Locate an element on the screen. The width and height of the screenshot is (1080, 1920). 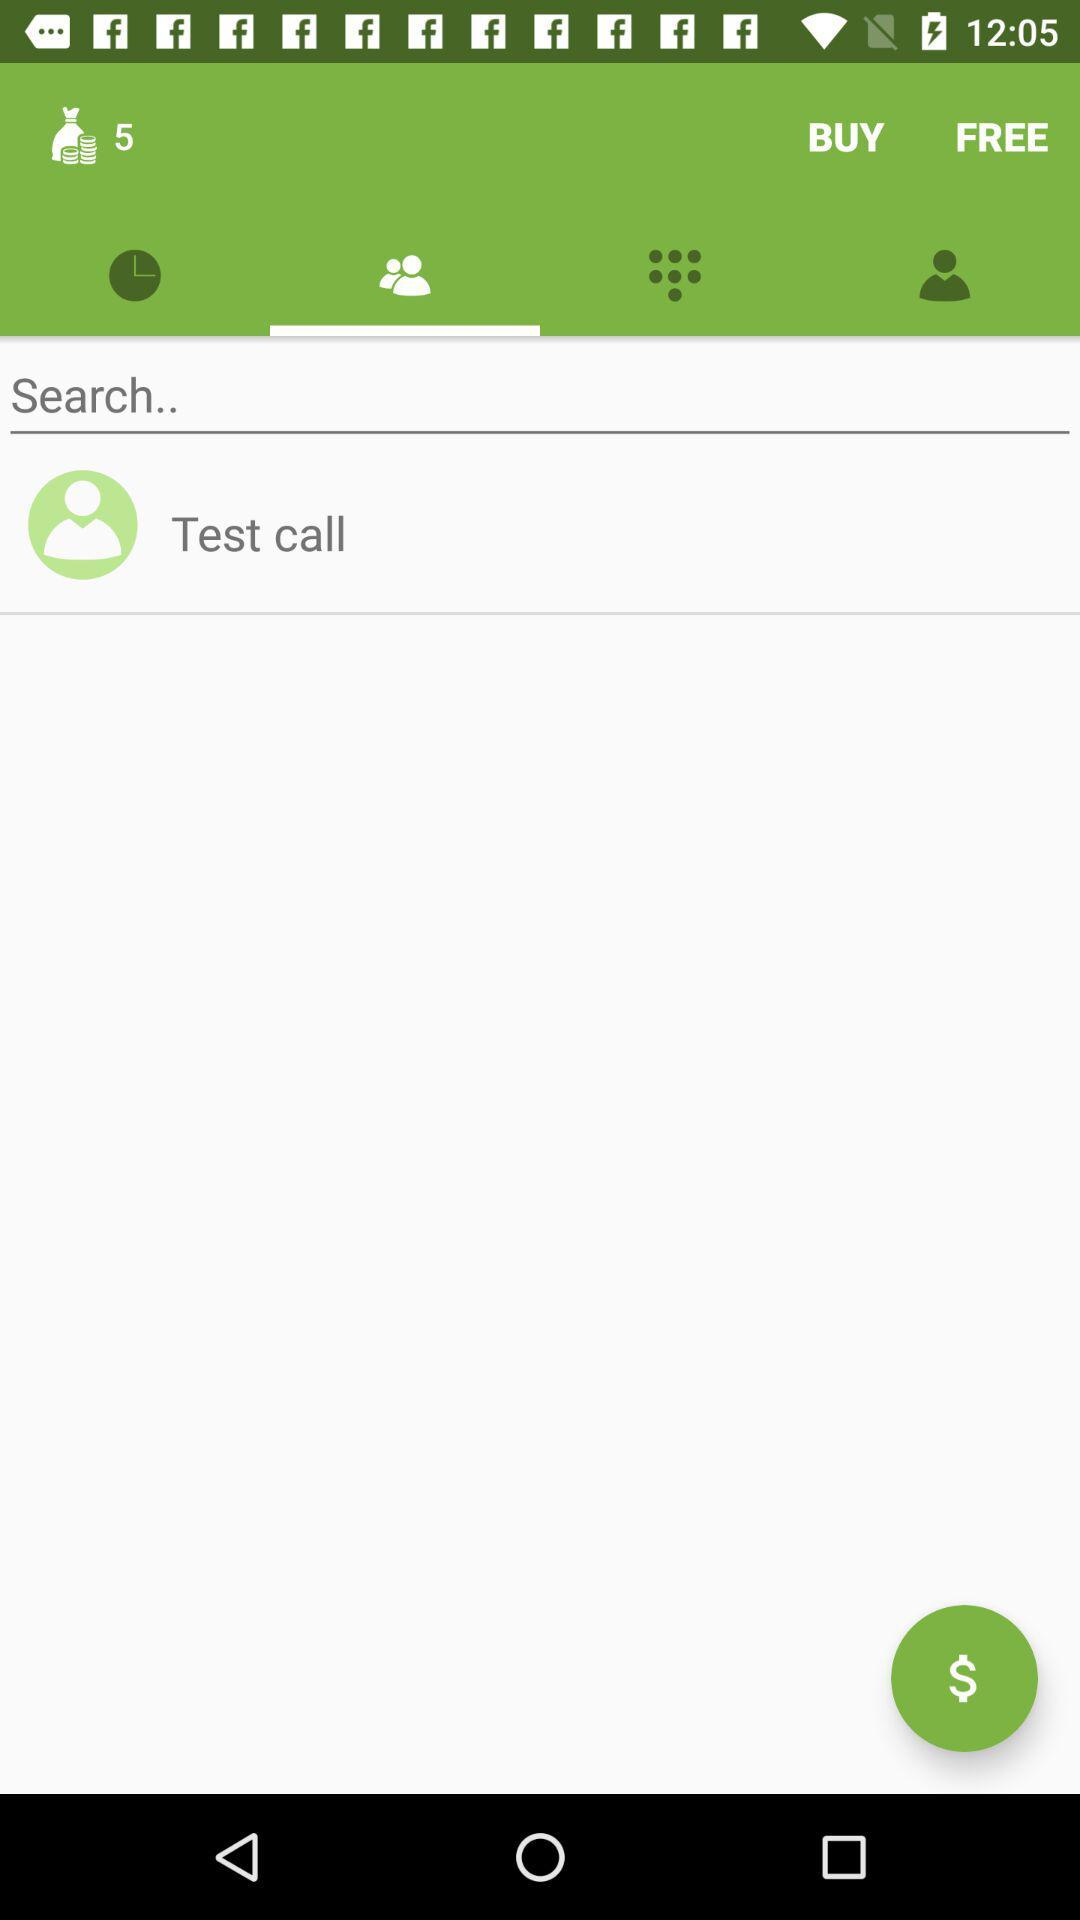
the icon next to test call item is located at coordinates (91, 533).